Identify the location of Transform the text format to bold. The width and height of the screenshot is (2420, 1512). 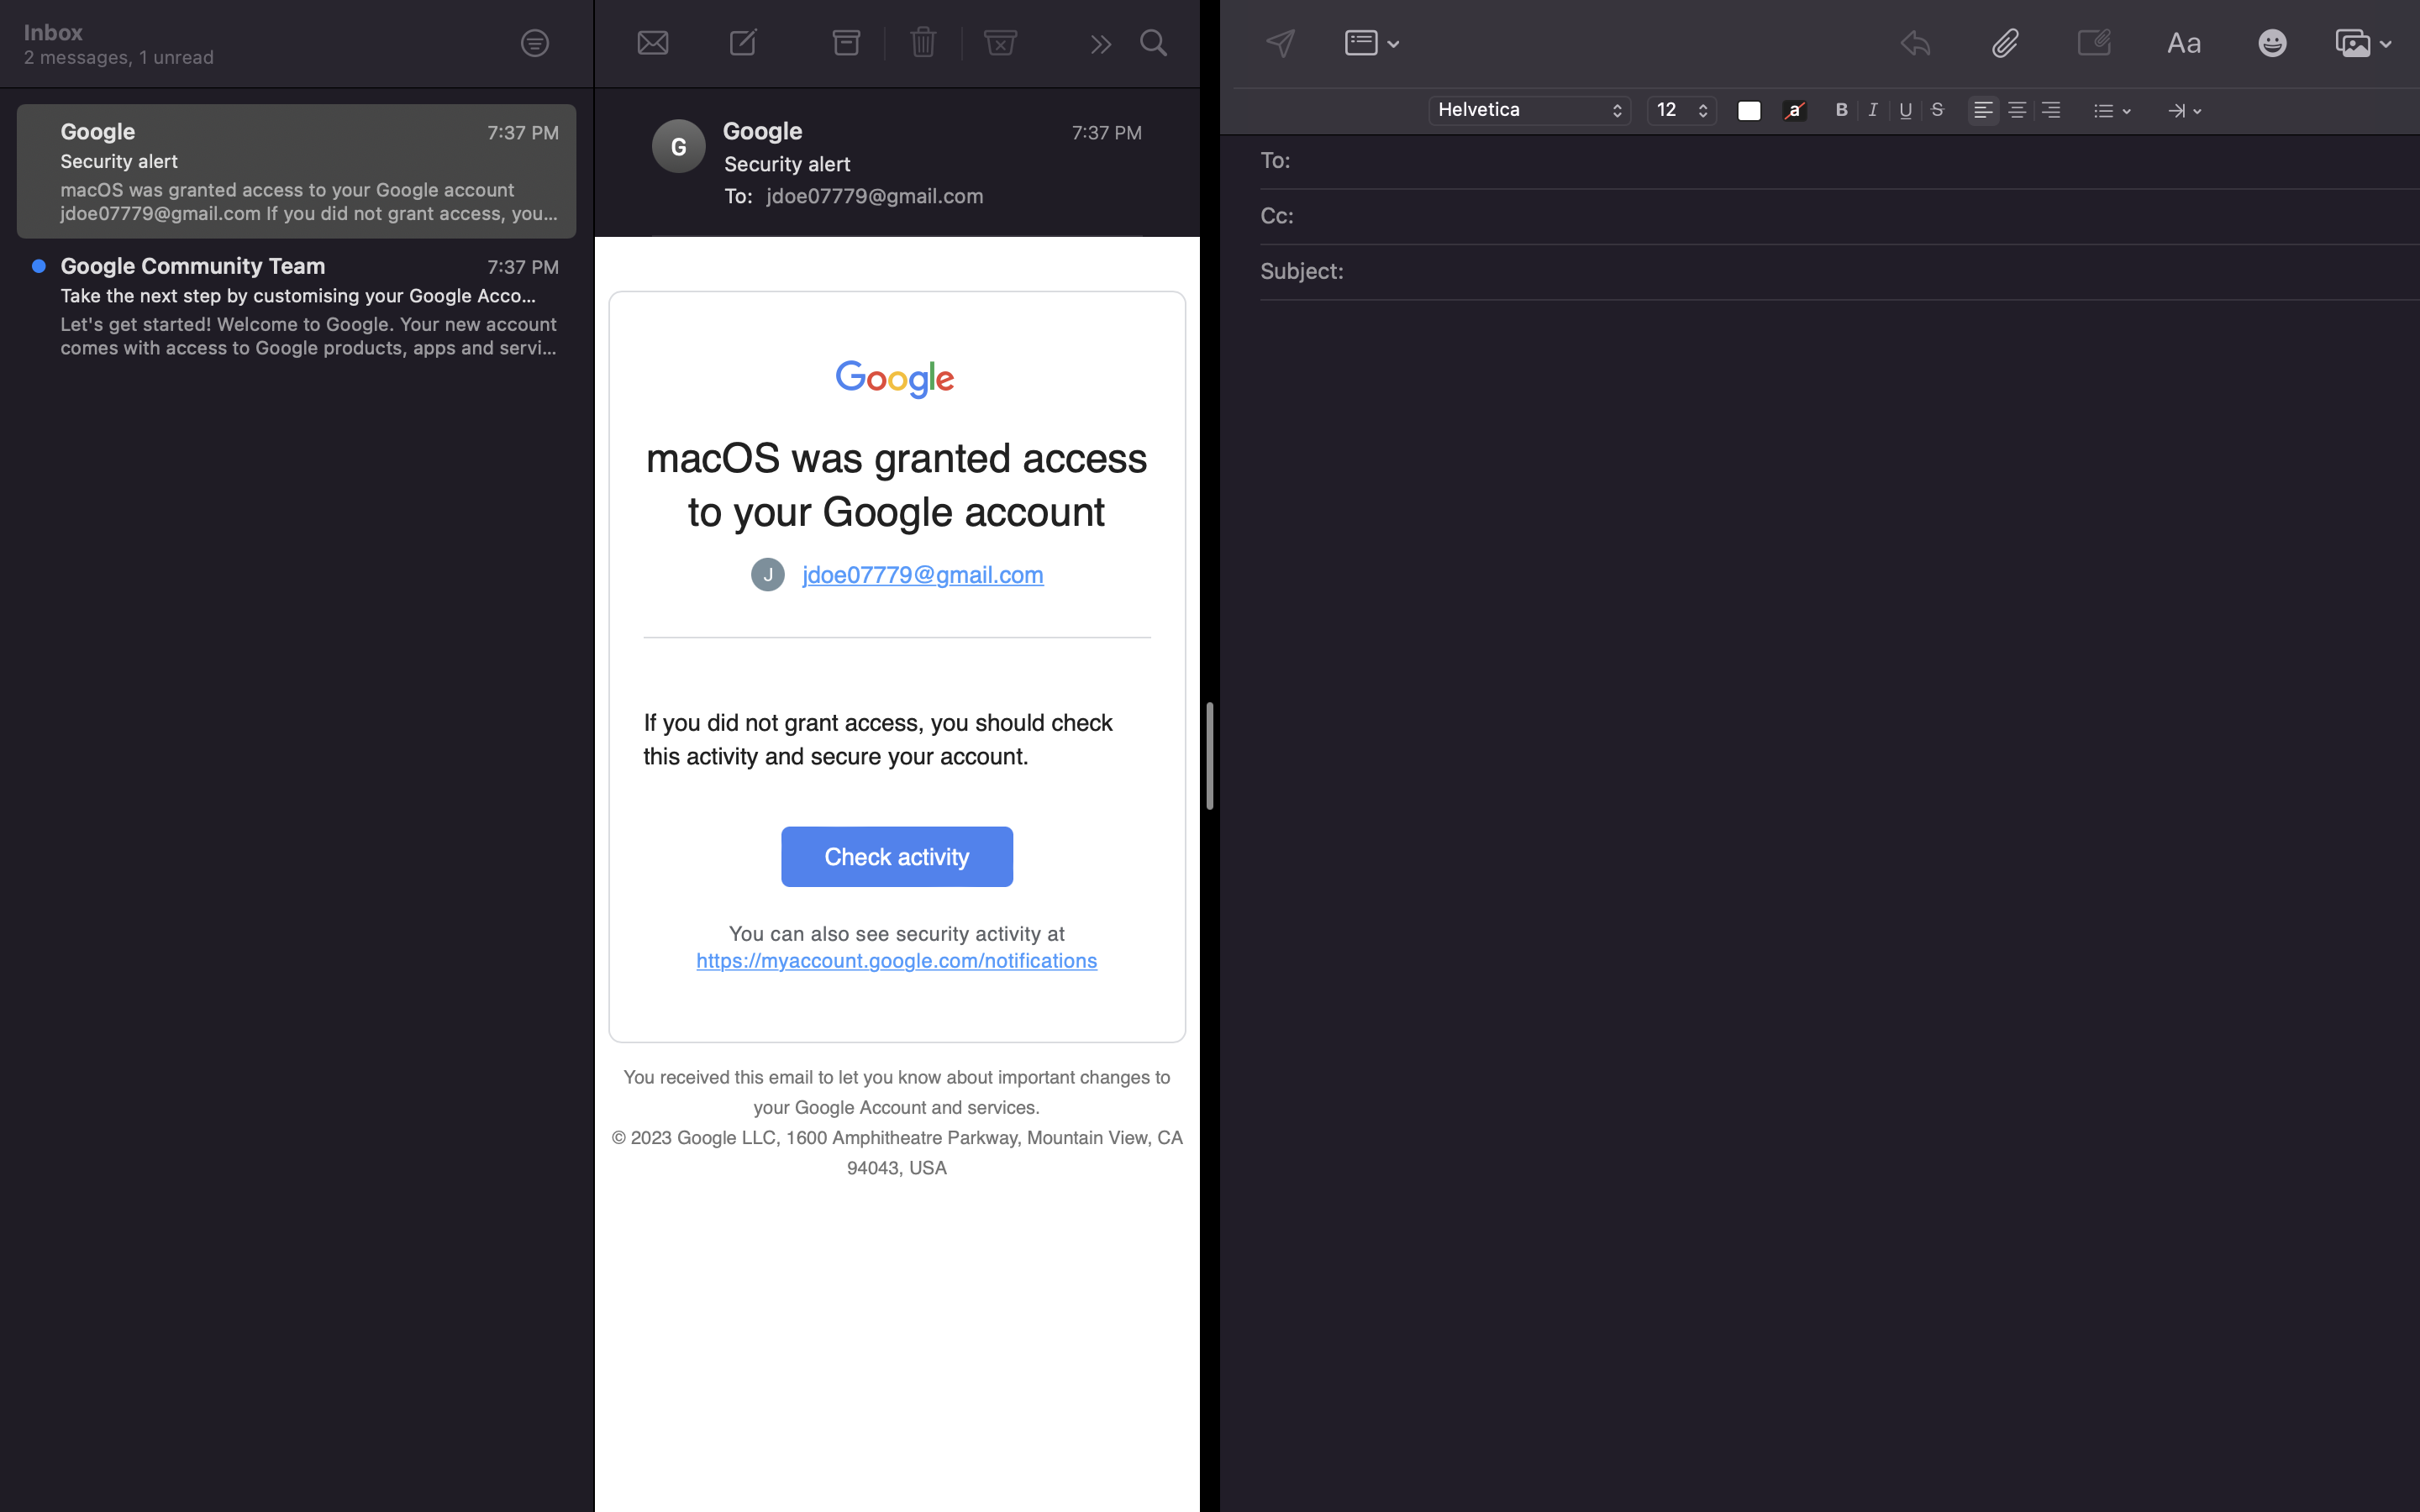
(1842, 108).